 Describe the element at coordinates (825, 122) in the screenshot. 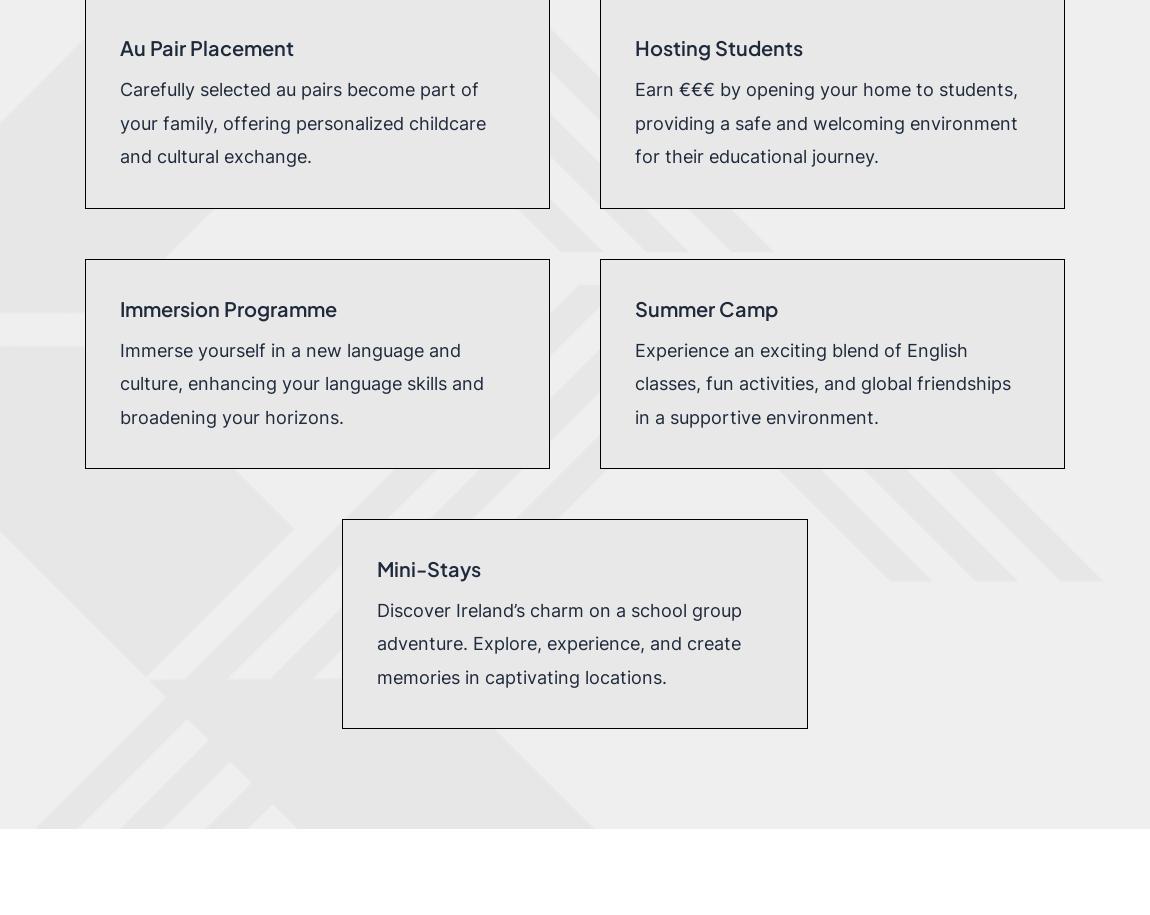

I see `'Earn €€€ by opening your home to students, providing a safe and welcoming environment for their educational journey.'` at that location.